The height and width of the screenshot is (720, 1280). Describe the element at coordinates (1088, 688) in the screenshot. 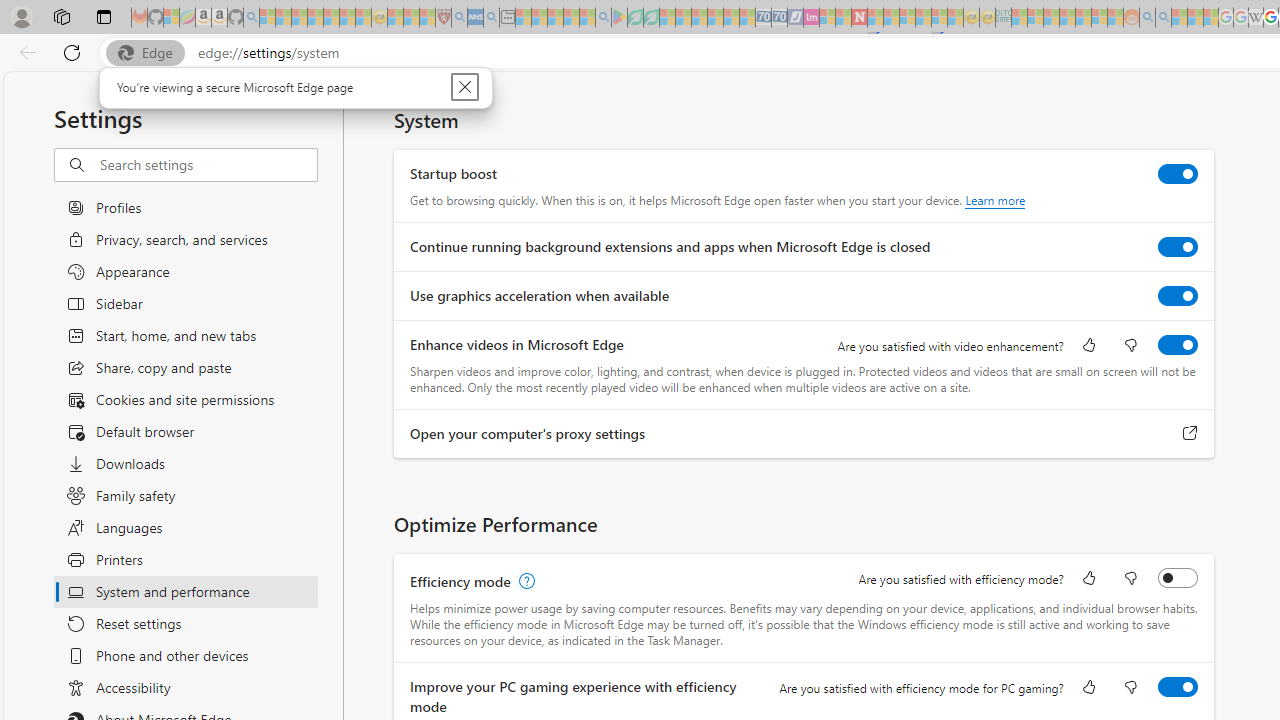

I see `'Like'` at that location.